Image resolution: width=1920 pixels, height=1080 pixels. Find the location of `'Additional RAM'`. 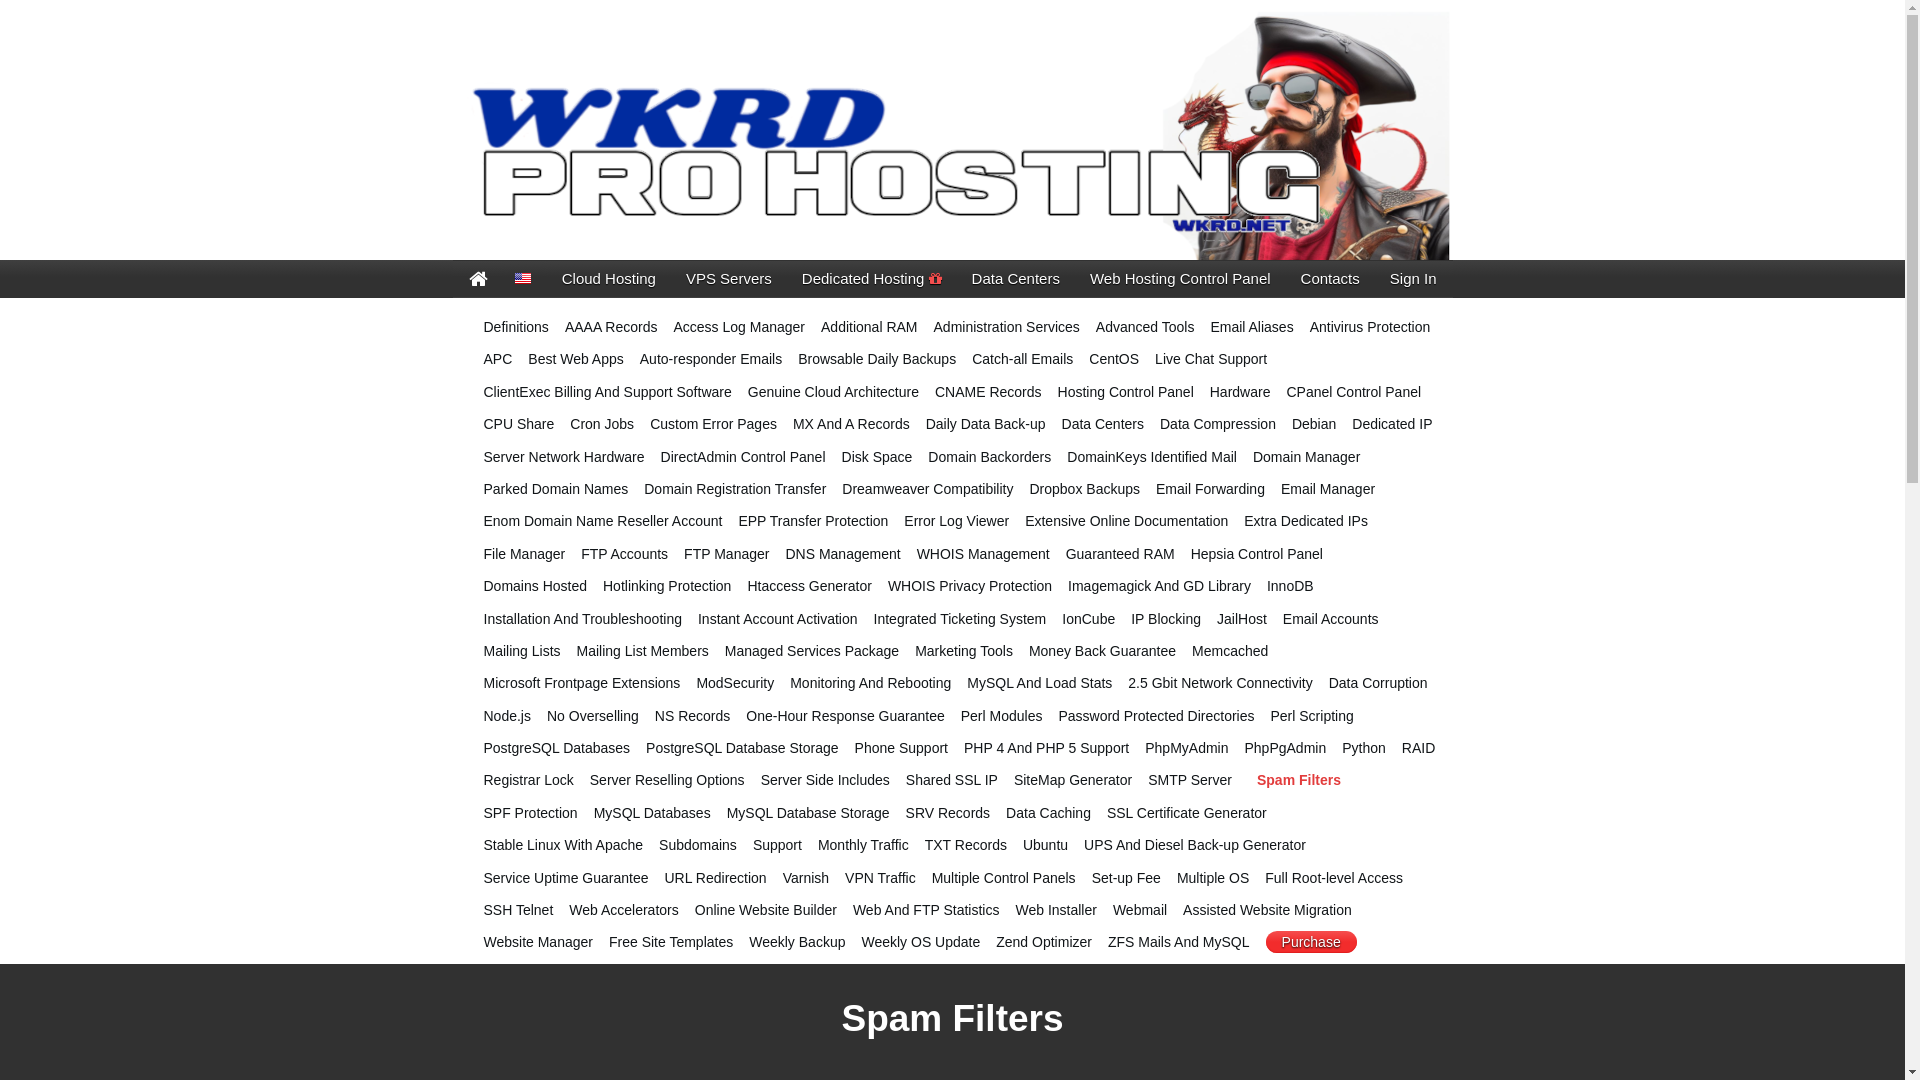

'Additional RAM' is located at coordinates (869, 326).